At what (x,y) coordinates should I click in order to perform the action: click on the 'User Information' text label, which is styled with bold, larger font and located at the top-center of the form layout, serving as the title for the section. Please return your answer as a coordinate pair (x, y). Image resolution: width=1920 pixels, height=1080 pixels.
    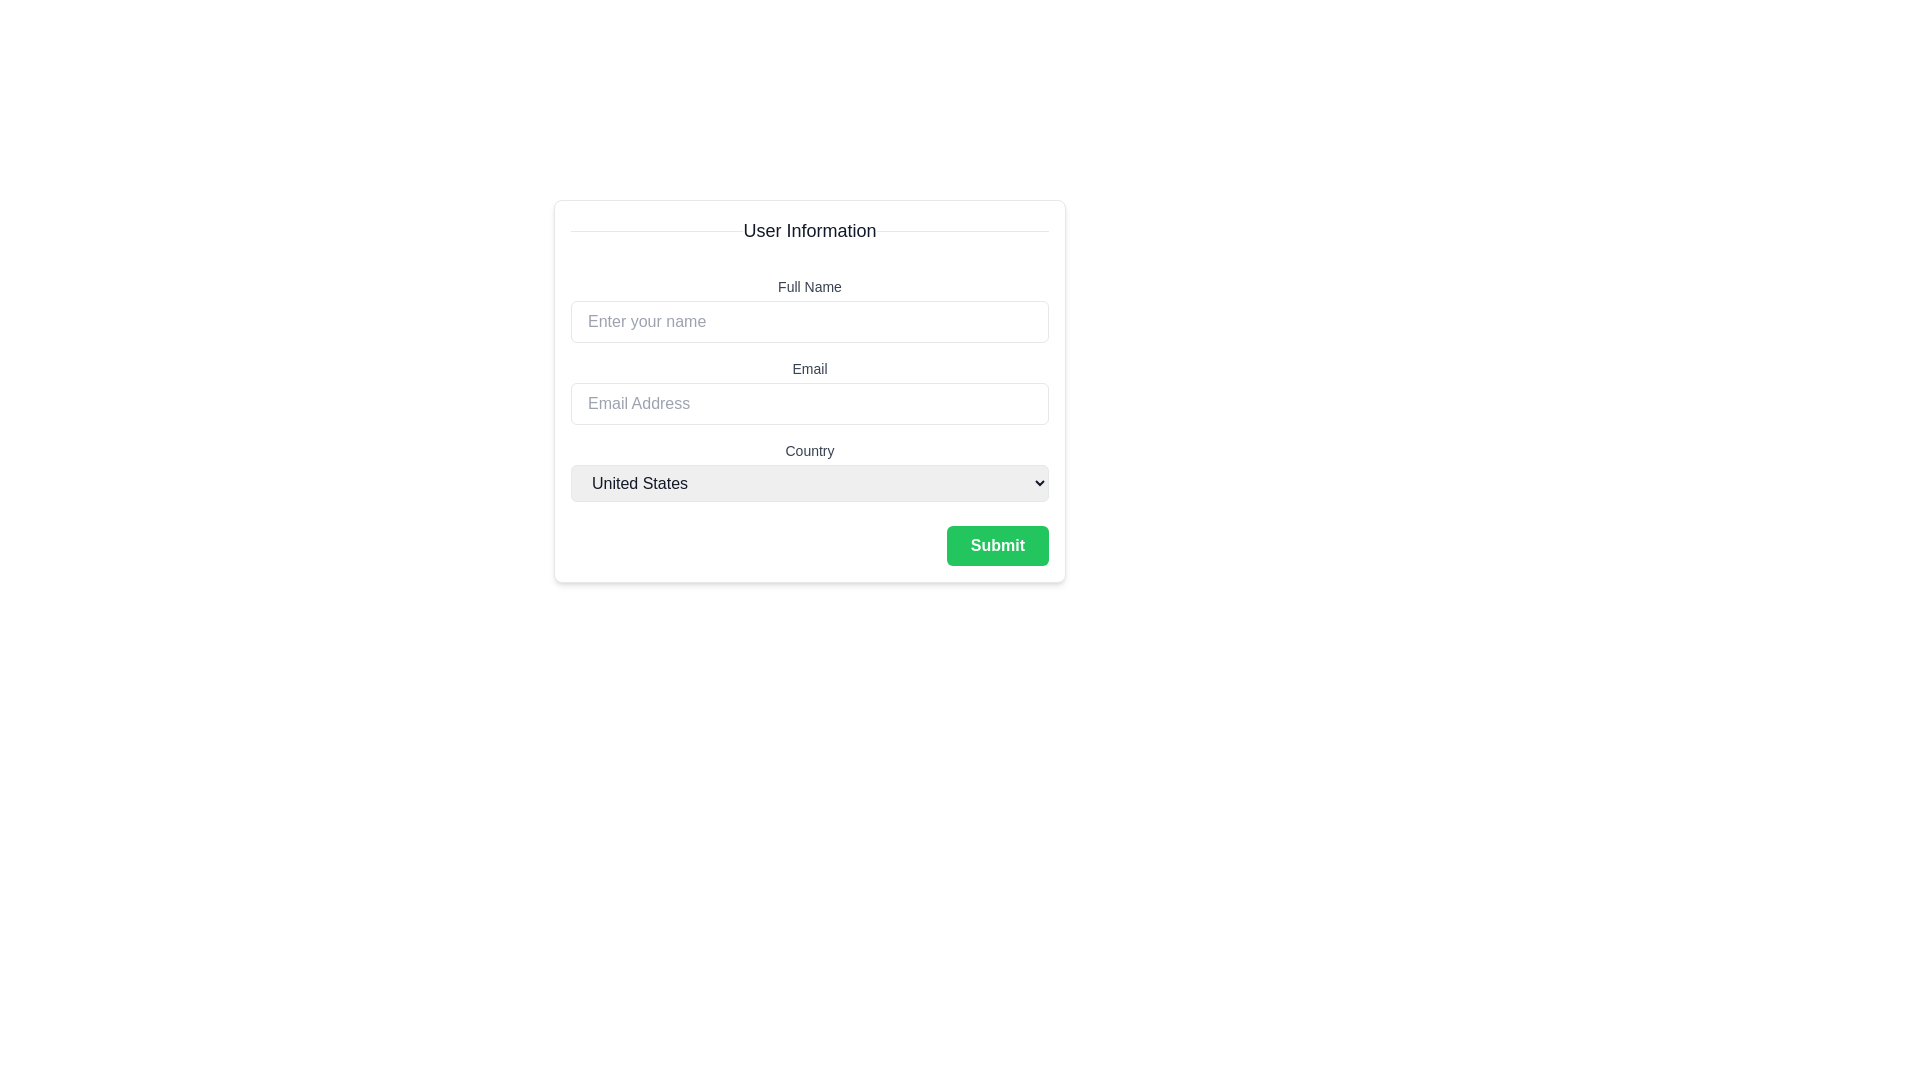
    Looking at the image, I should click on (810, 230).